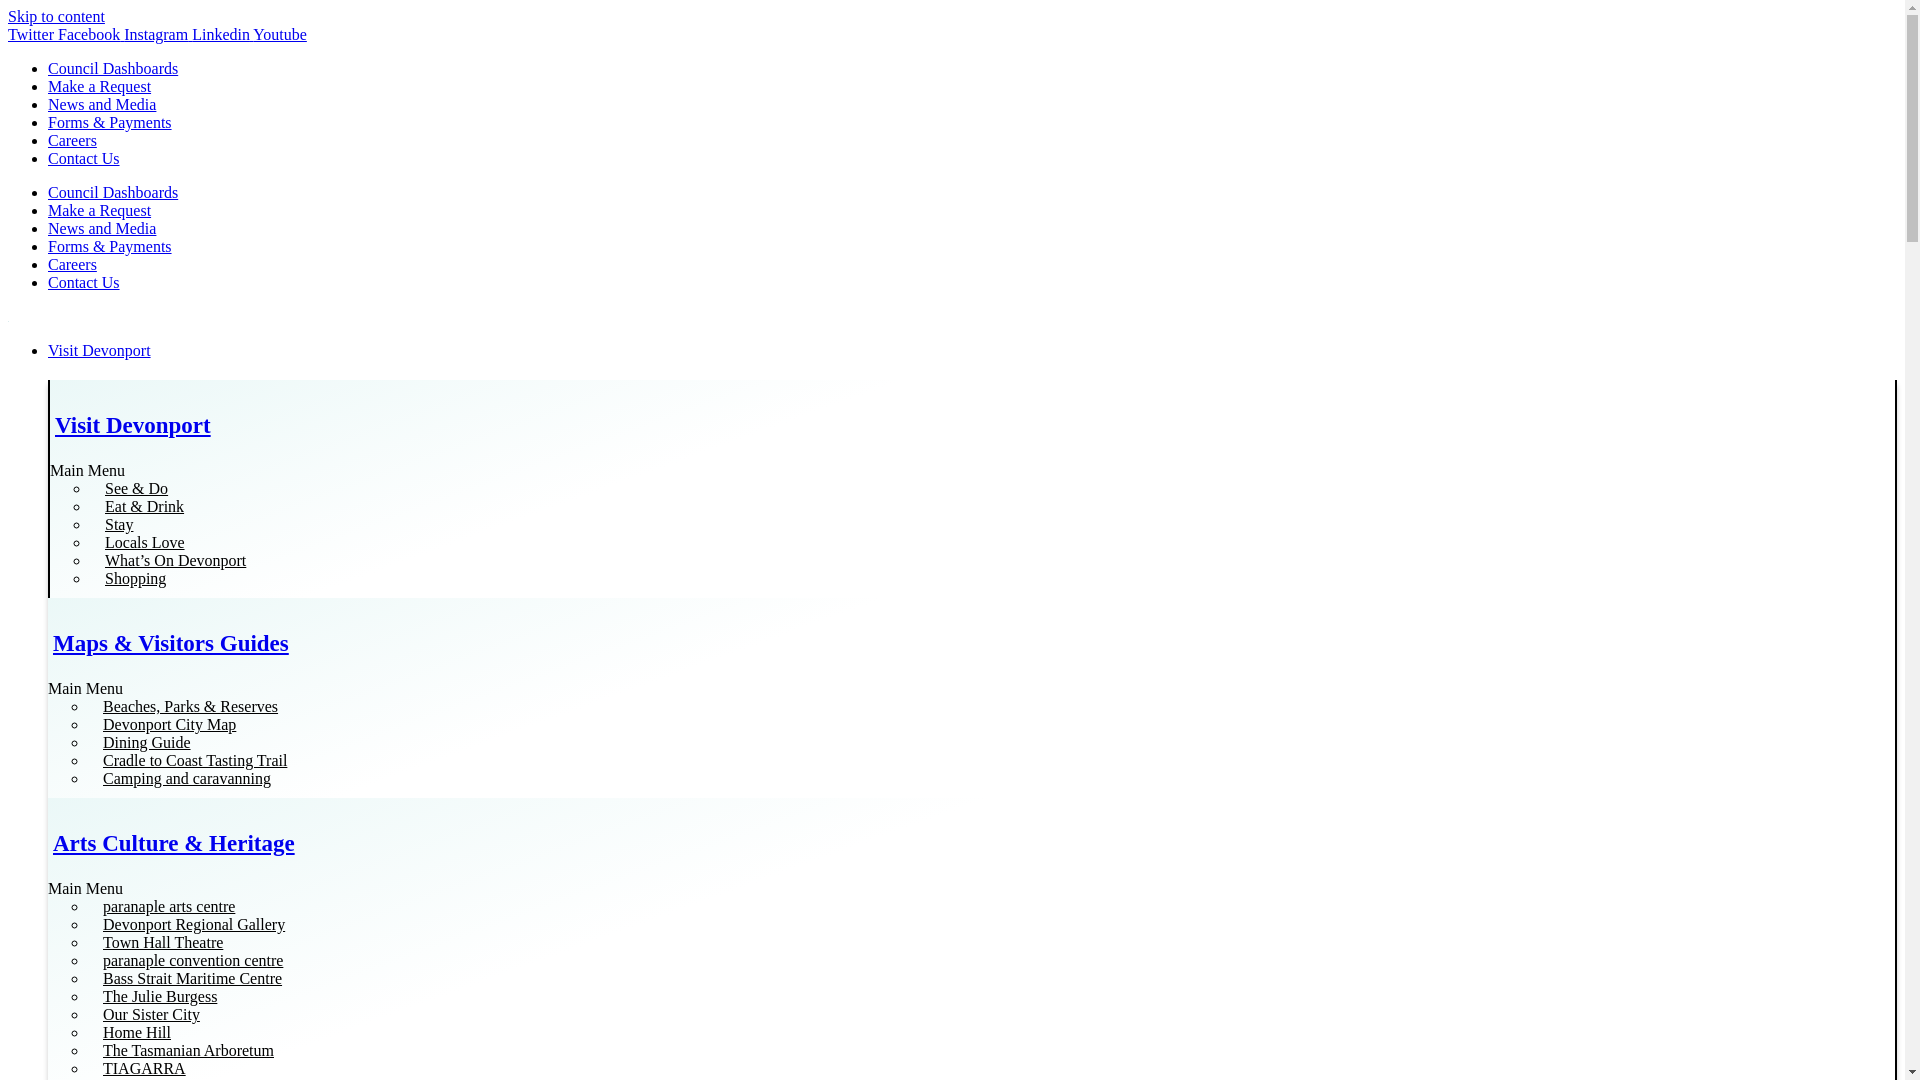  I want to click on 'Youtube', so click(278, 34).